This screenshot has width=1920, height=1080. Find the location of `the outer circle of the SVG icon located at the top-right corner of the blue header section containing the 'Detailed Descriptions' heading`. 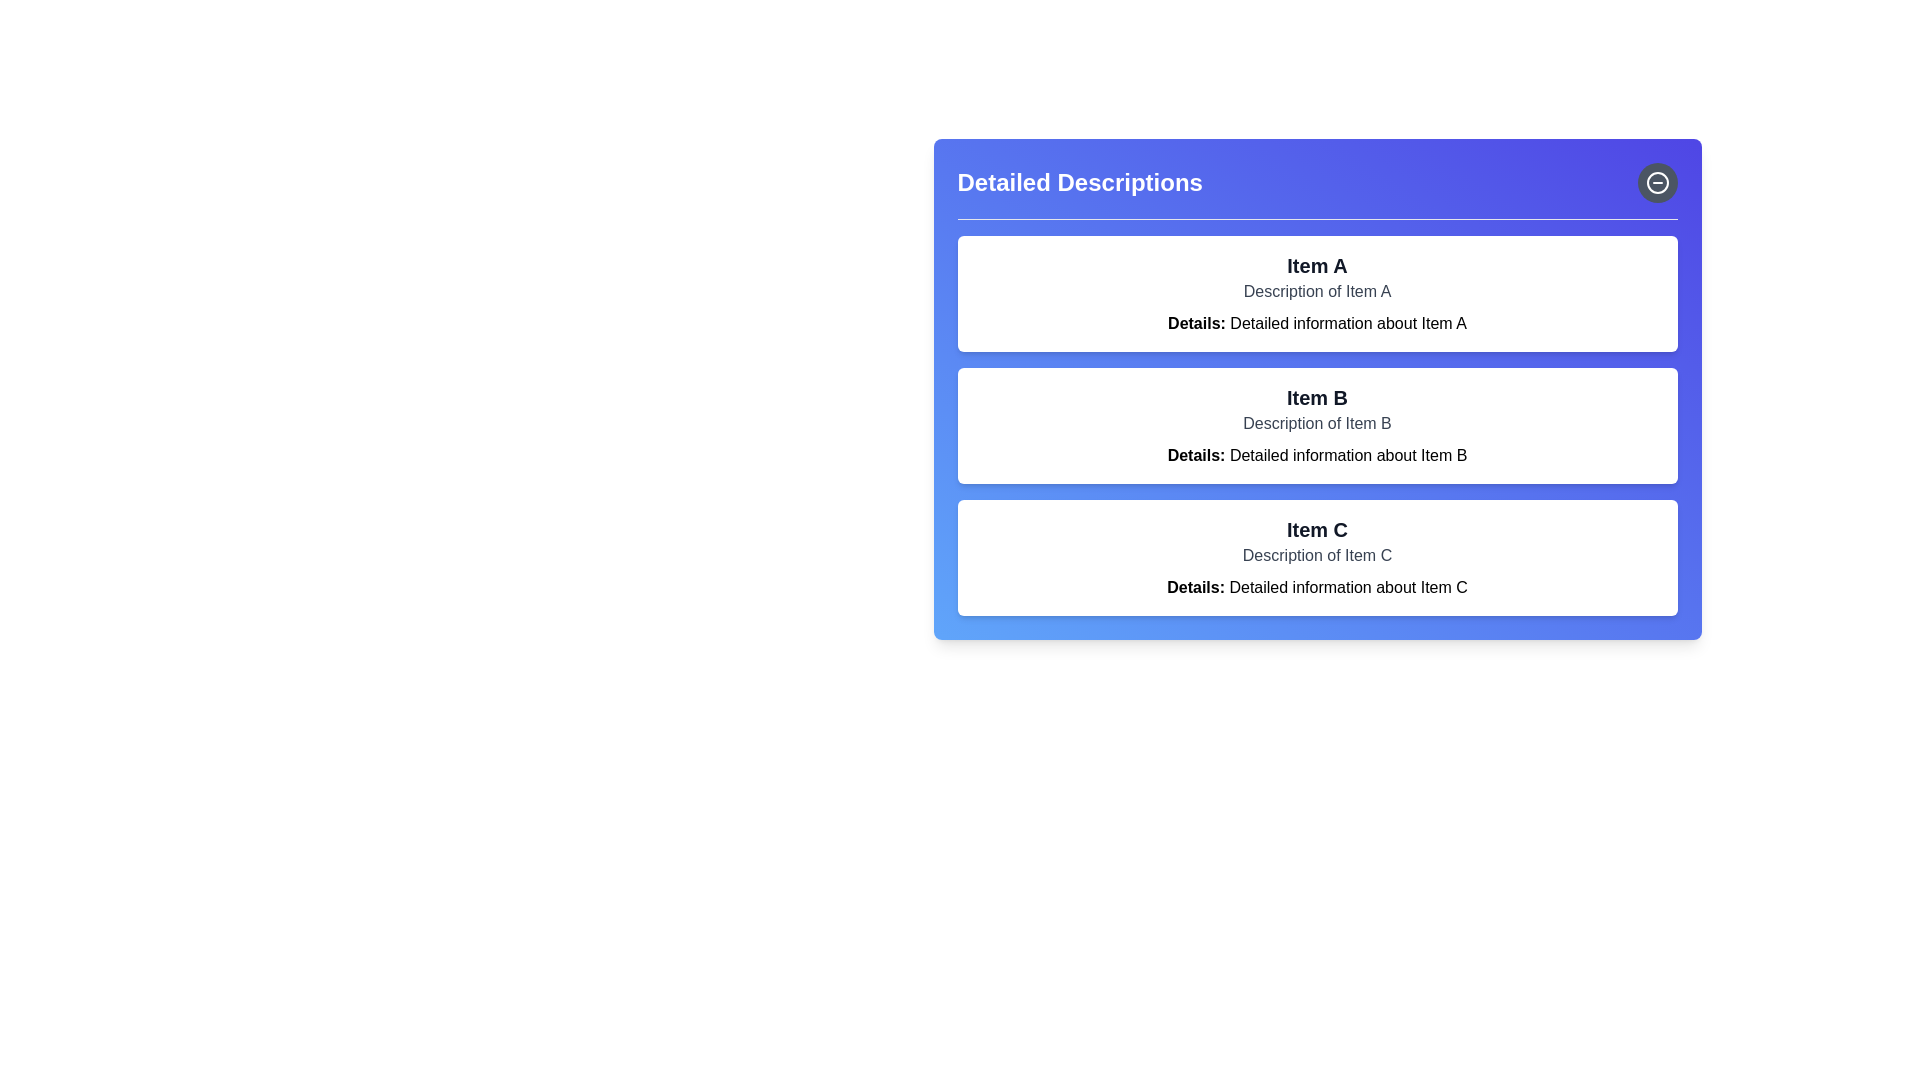

the outer circle of the SVG icon located at the top-right corner of the blue header section containing the 'Detailed Descriptions' heading is located at coordinates (1657, 182).